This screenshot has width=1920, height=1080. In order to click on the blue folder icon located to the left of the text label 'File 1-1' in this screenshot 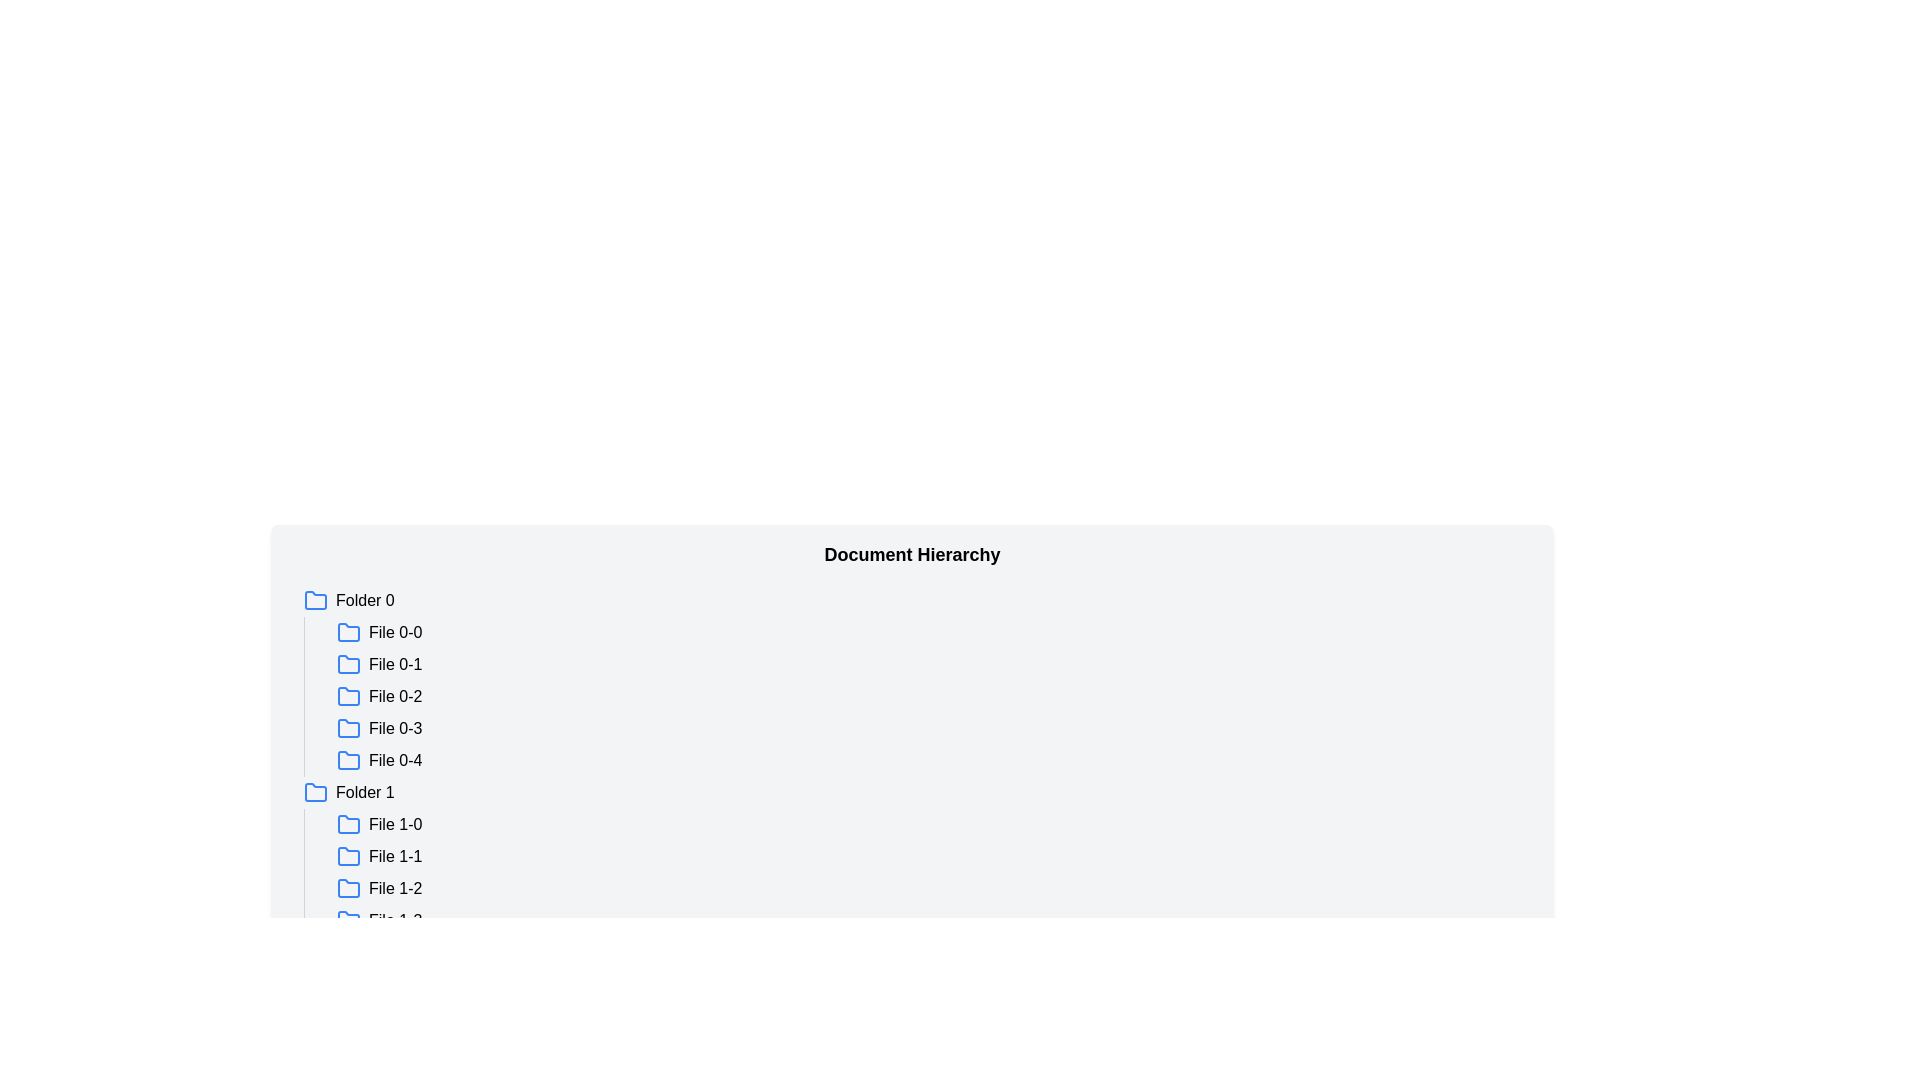, I will do `click(349, 855)`.